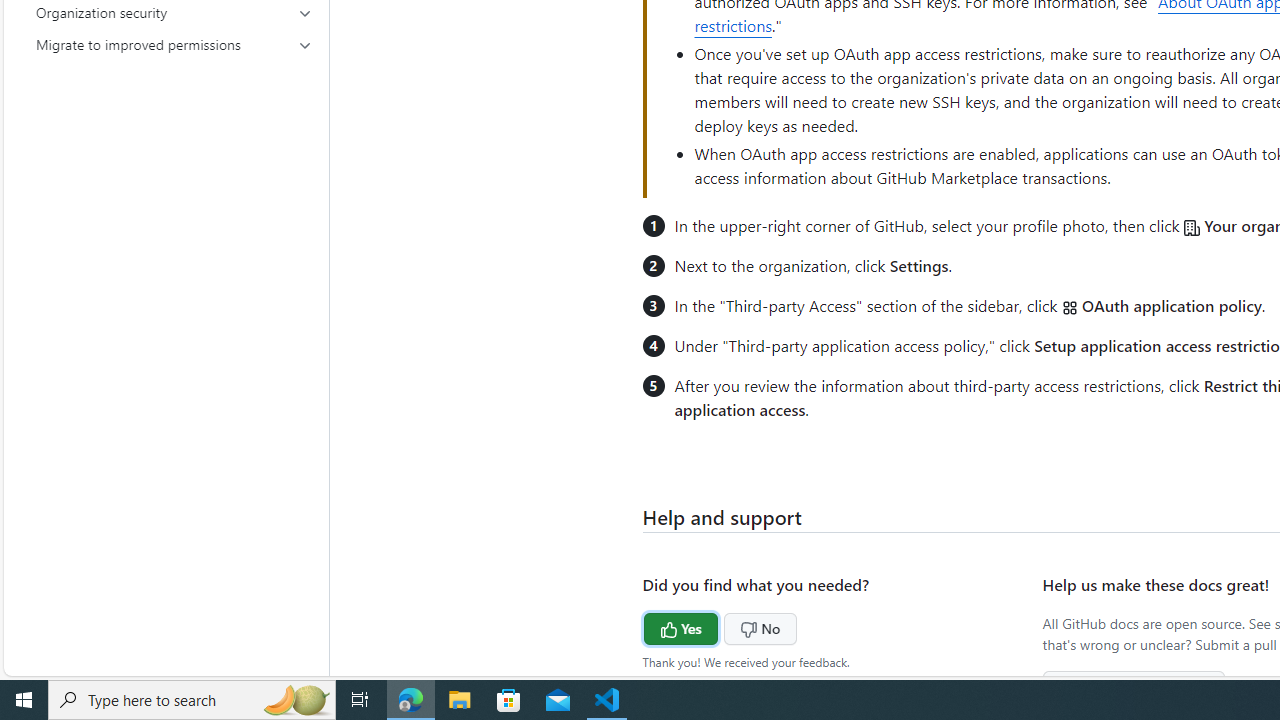 This screenshot has height=720, width=1280. Describe the element at coordinates (721, 625) in the screenshot. I see `'No'` at that location.